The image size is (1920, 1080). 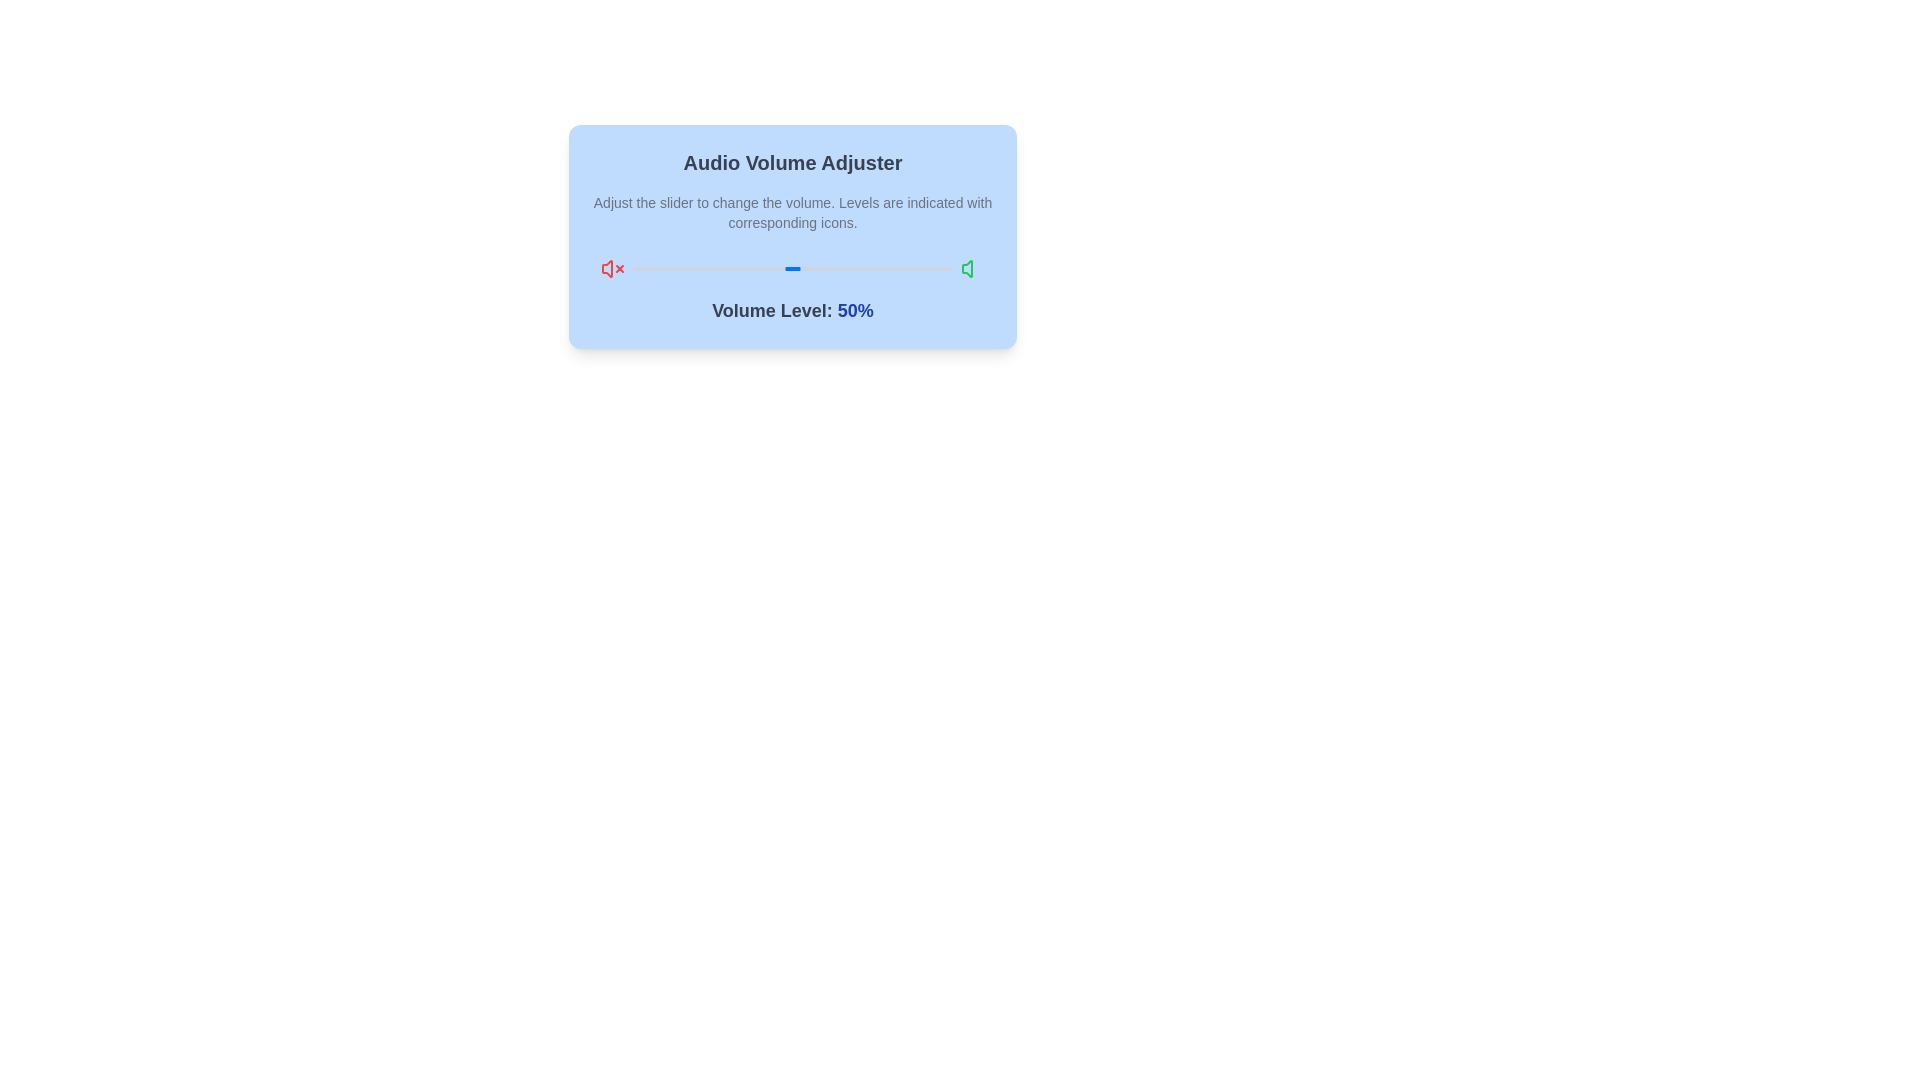 I want to click on the volume slider to set the volume to 83%, so click(x=897, y=268).